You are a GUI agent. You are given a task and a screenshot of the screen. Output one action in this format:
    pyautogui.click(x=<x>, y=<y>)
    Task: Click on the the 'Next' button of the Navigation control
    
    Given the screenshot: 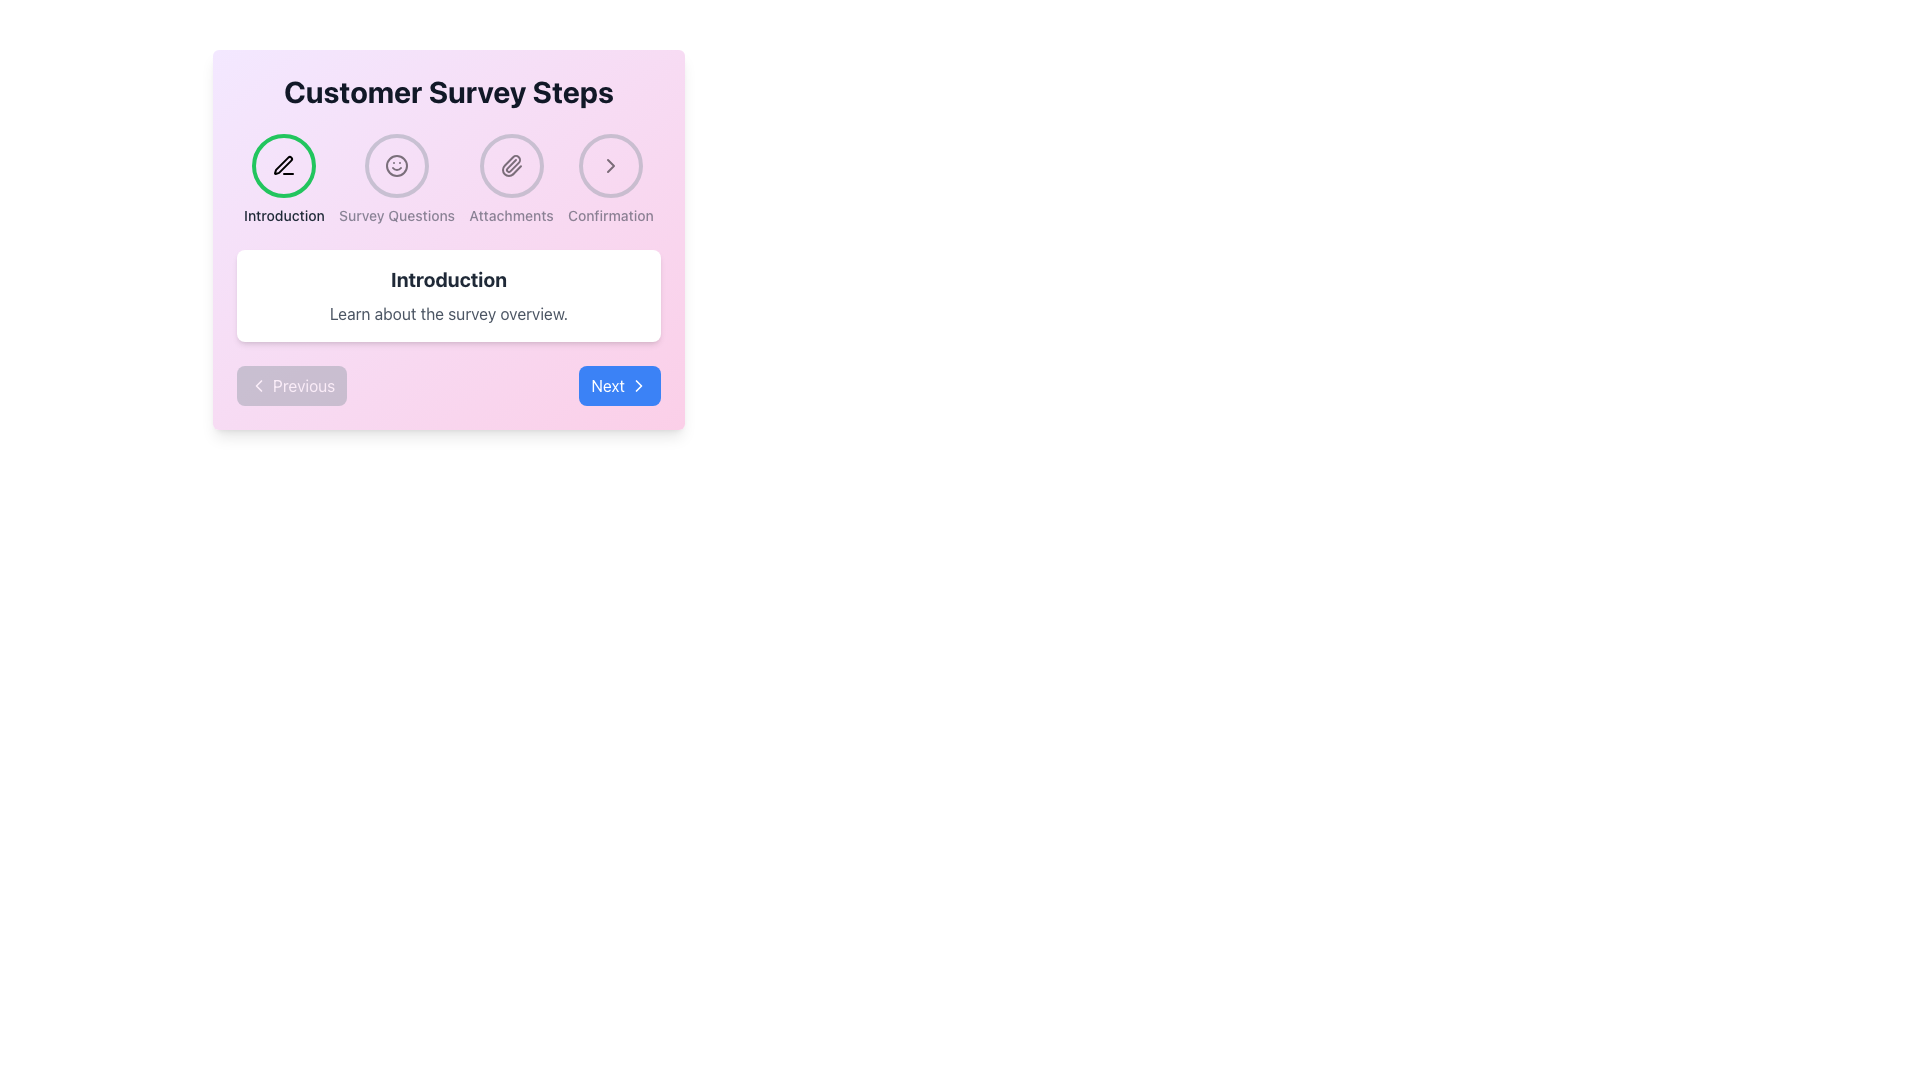 What is the action you would take?
    pyautogui.click(x=448, y=385)
    